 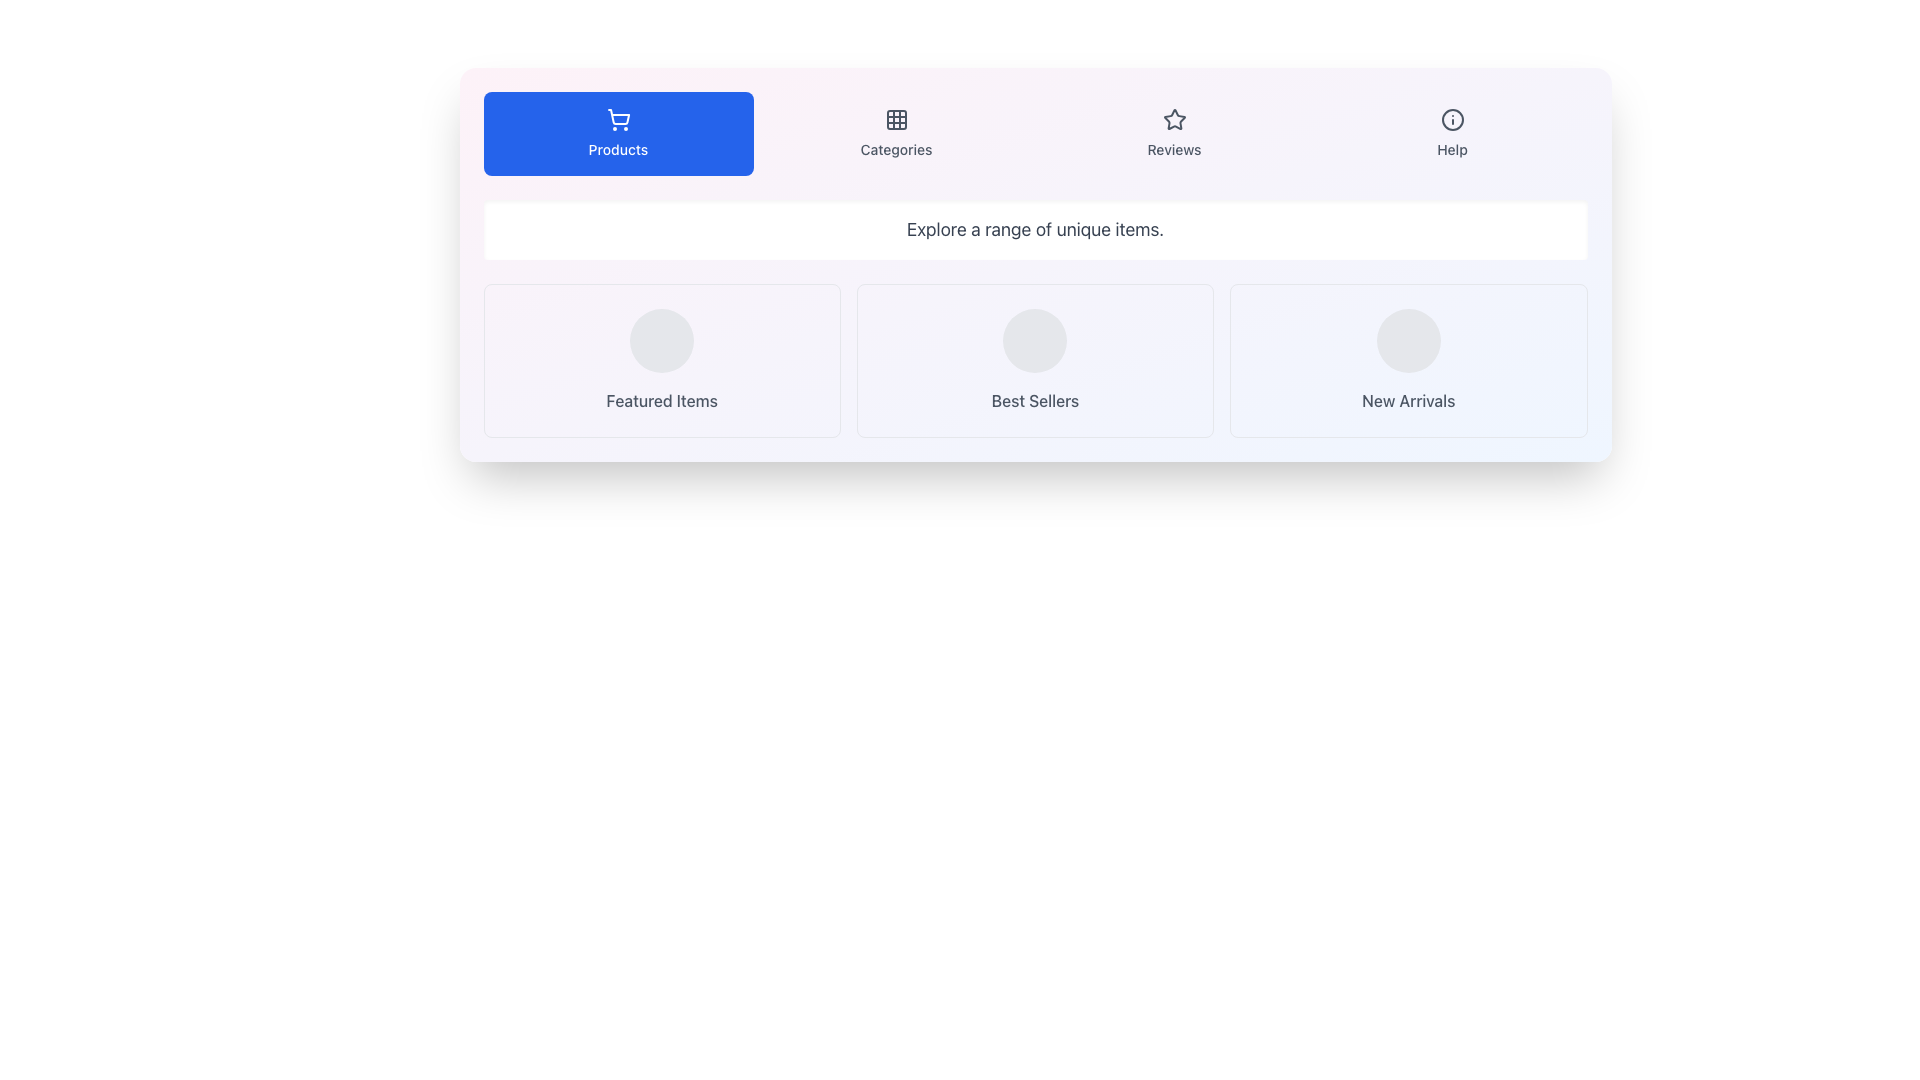 I want to click on the button labeled 'Reviews' which features a star icon above the text, located in the horizontal navigation bar, so click(x=1174, y=134).